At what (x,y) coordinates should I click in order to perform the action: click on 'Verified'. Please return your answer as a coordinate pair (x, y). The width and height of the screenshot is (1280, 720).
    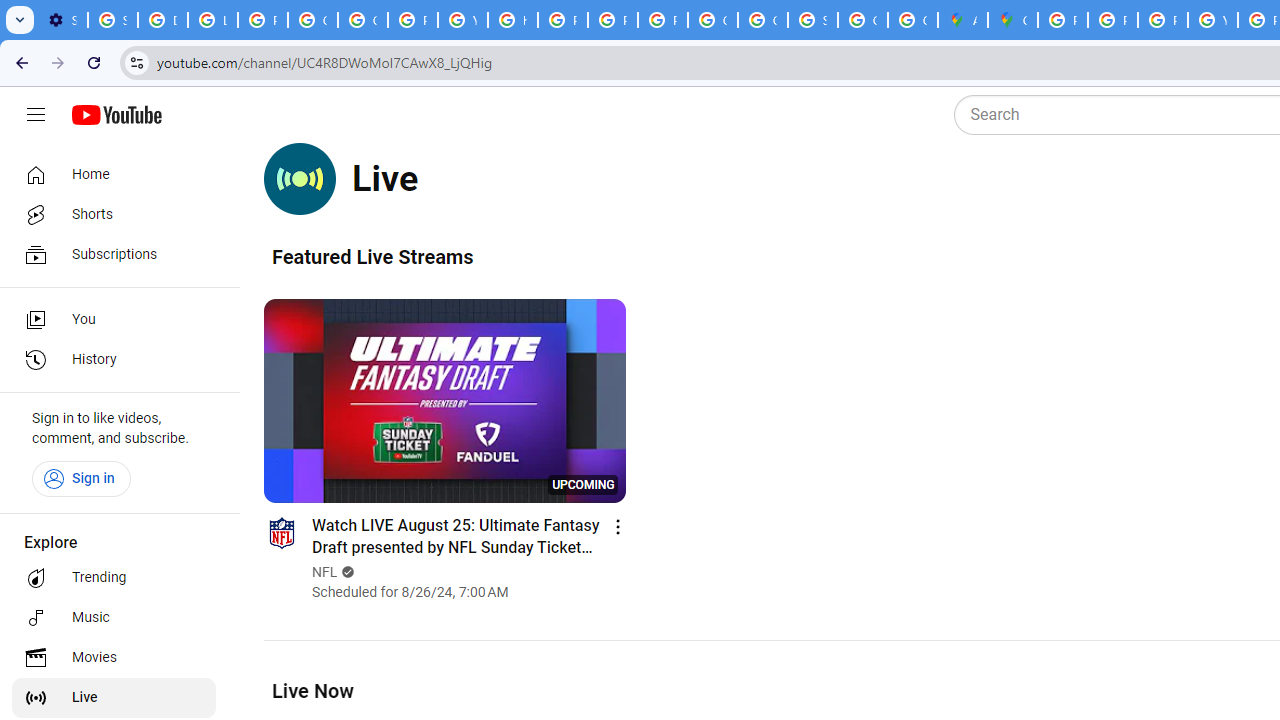
    Looking at the image, I should click on (346, 572).